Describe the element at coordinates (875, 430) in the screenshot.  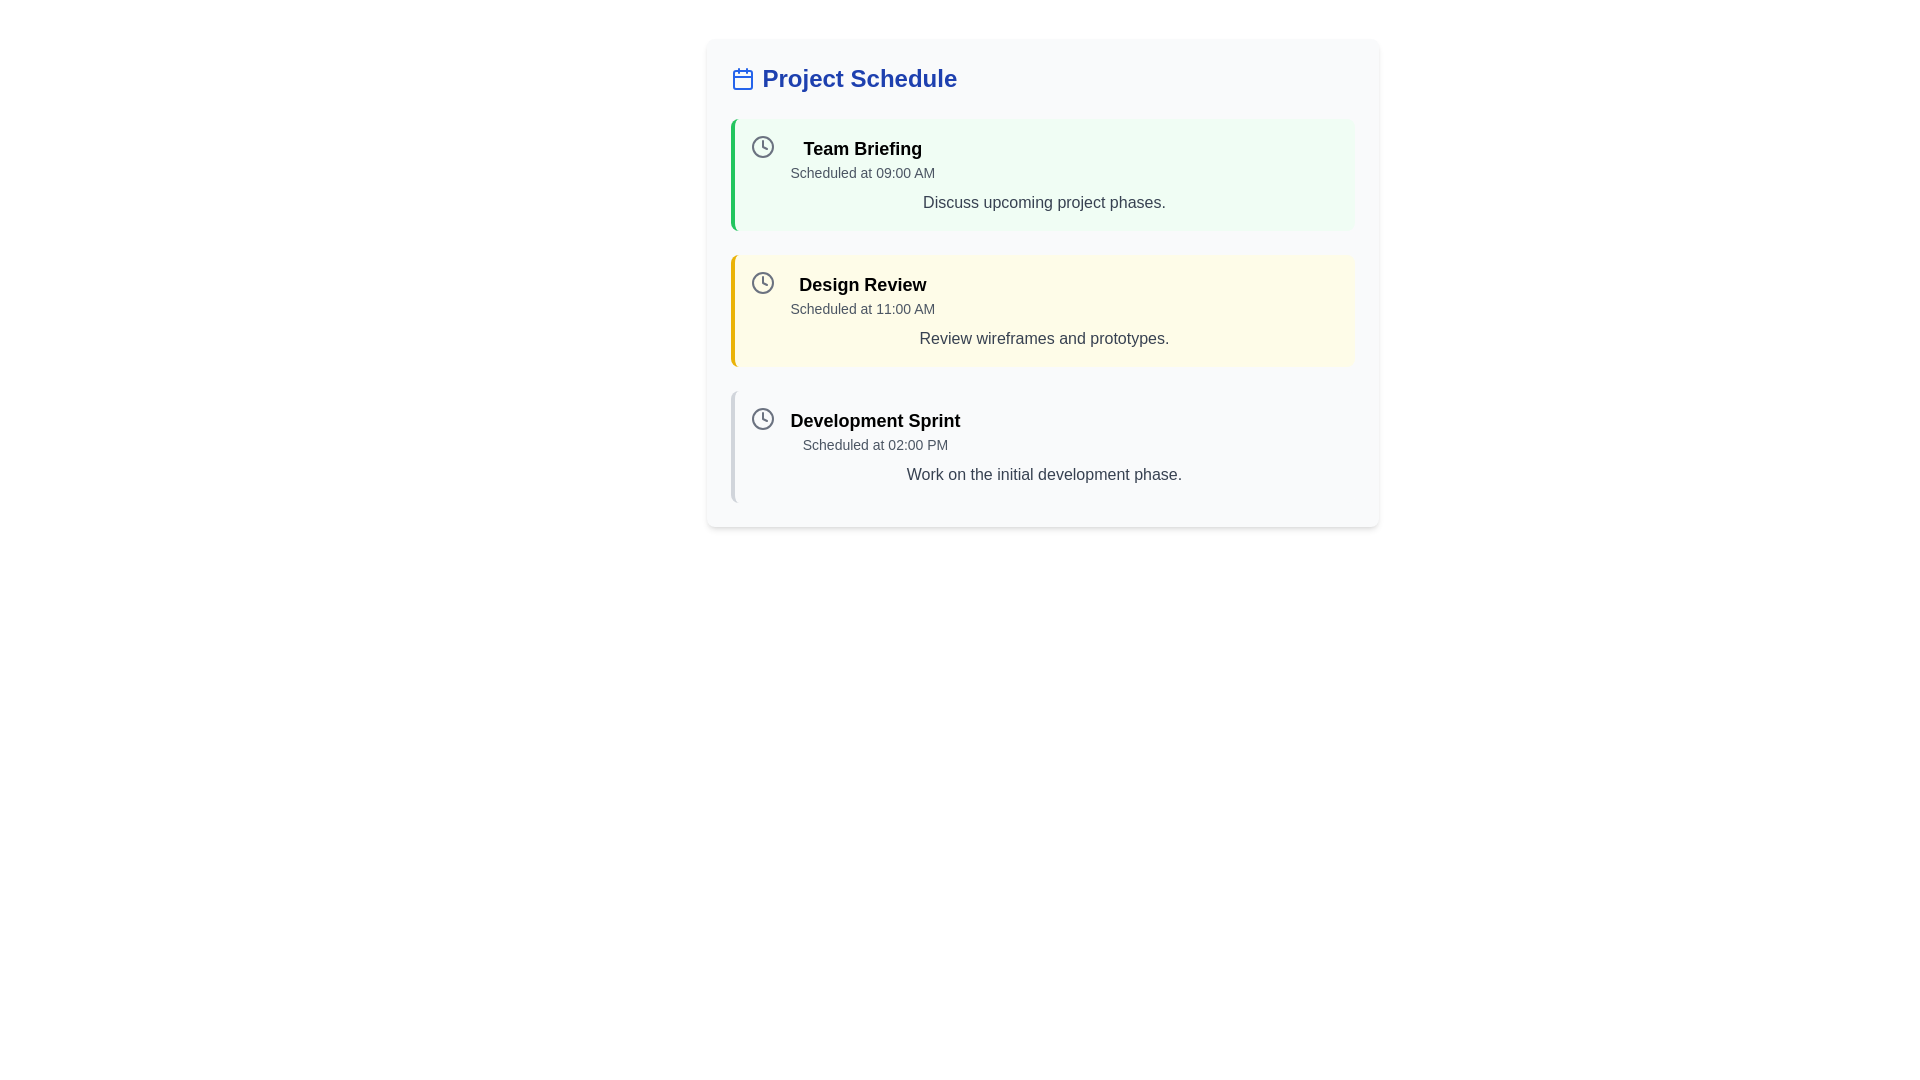
I see `information displayed in the Text Display element showing 'Development Sprint' and 'Scheduled at 02:00 PM'` at that location.